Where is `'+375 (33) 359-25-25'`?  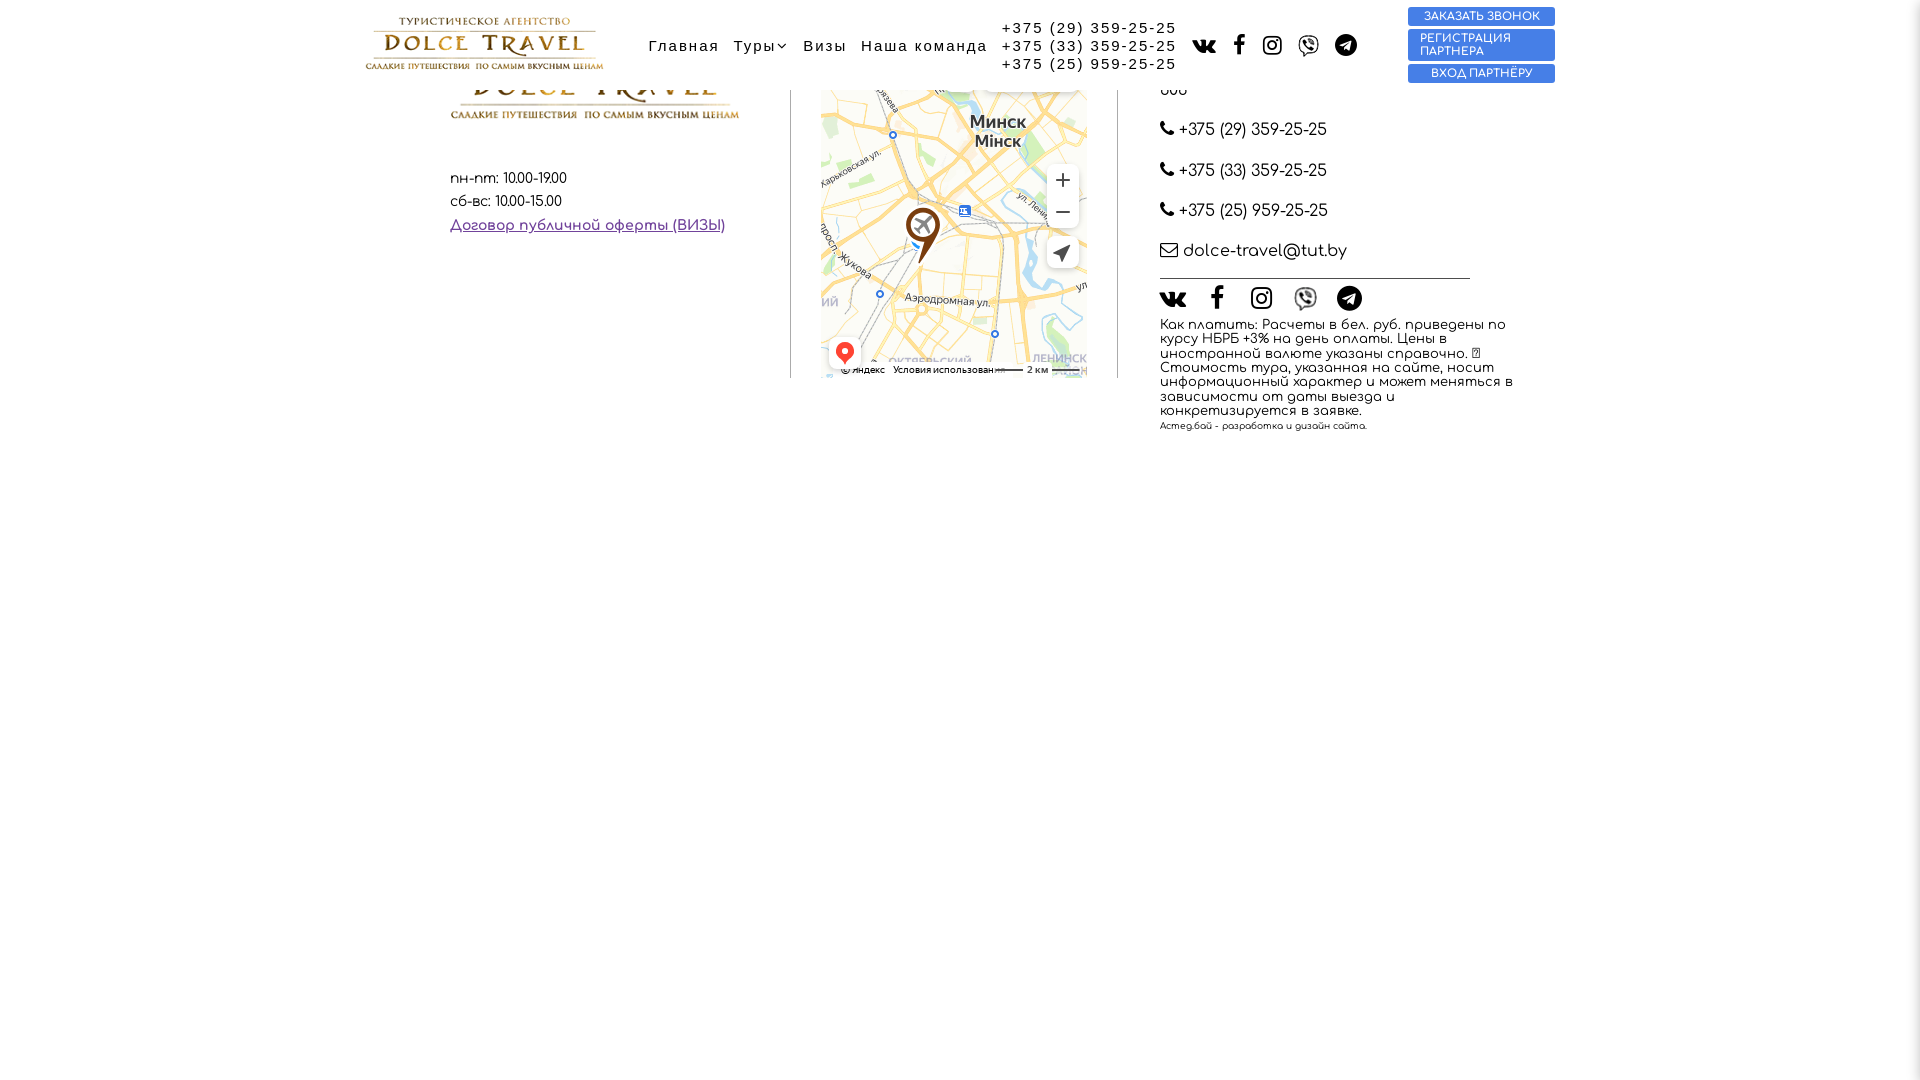
'+375 (33) 359-25-25' is located at coordinates (997, 45).